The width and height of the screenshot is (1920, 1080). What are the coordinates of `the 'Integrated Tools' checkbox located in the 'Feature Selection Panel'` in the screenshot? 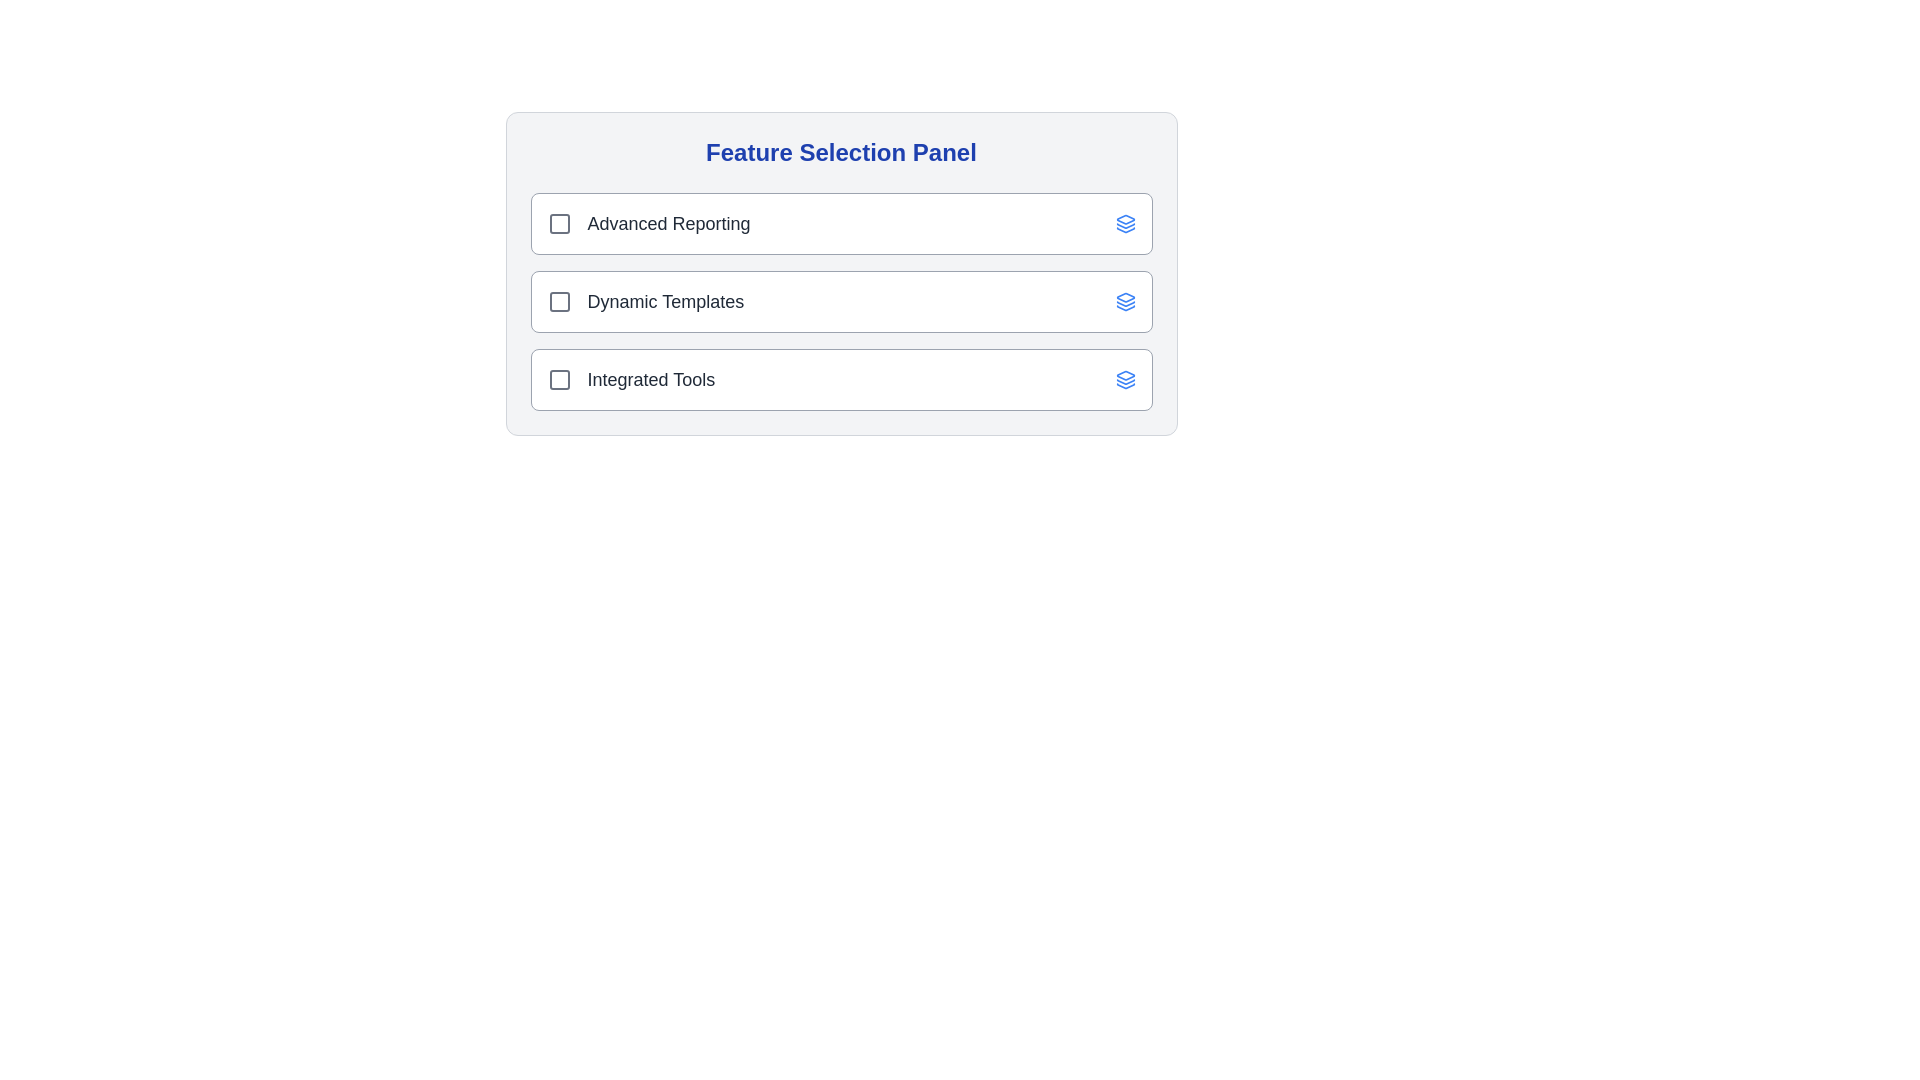 It's located at (630, 380).